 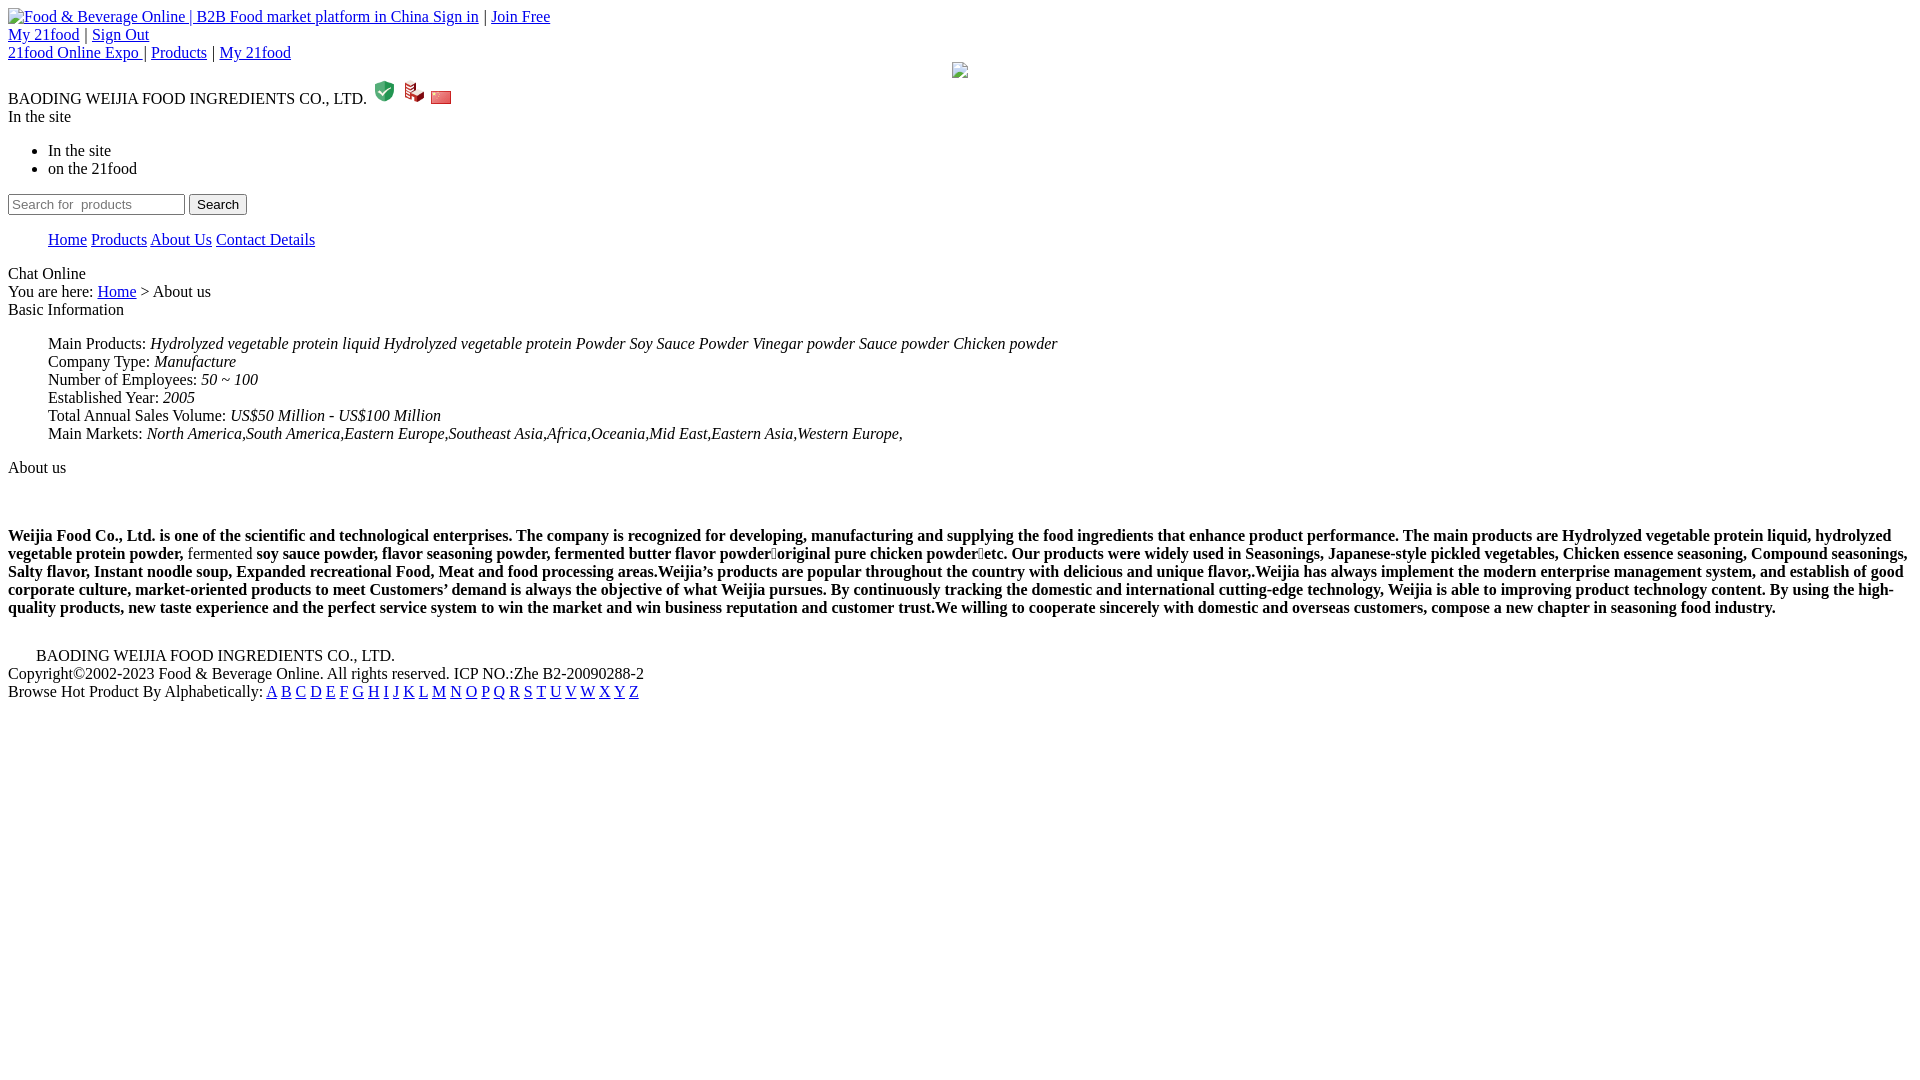 What do you see at coordinates (540, 690) in the screenshot?
I see `'T'` at bounding box center [540, 690].